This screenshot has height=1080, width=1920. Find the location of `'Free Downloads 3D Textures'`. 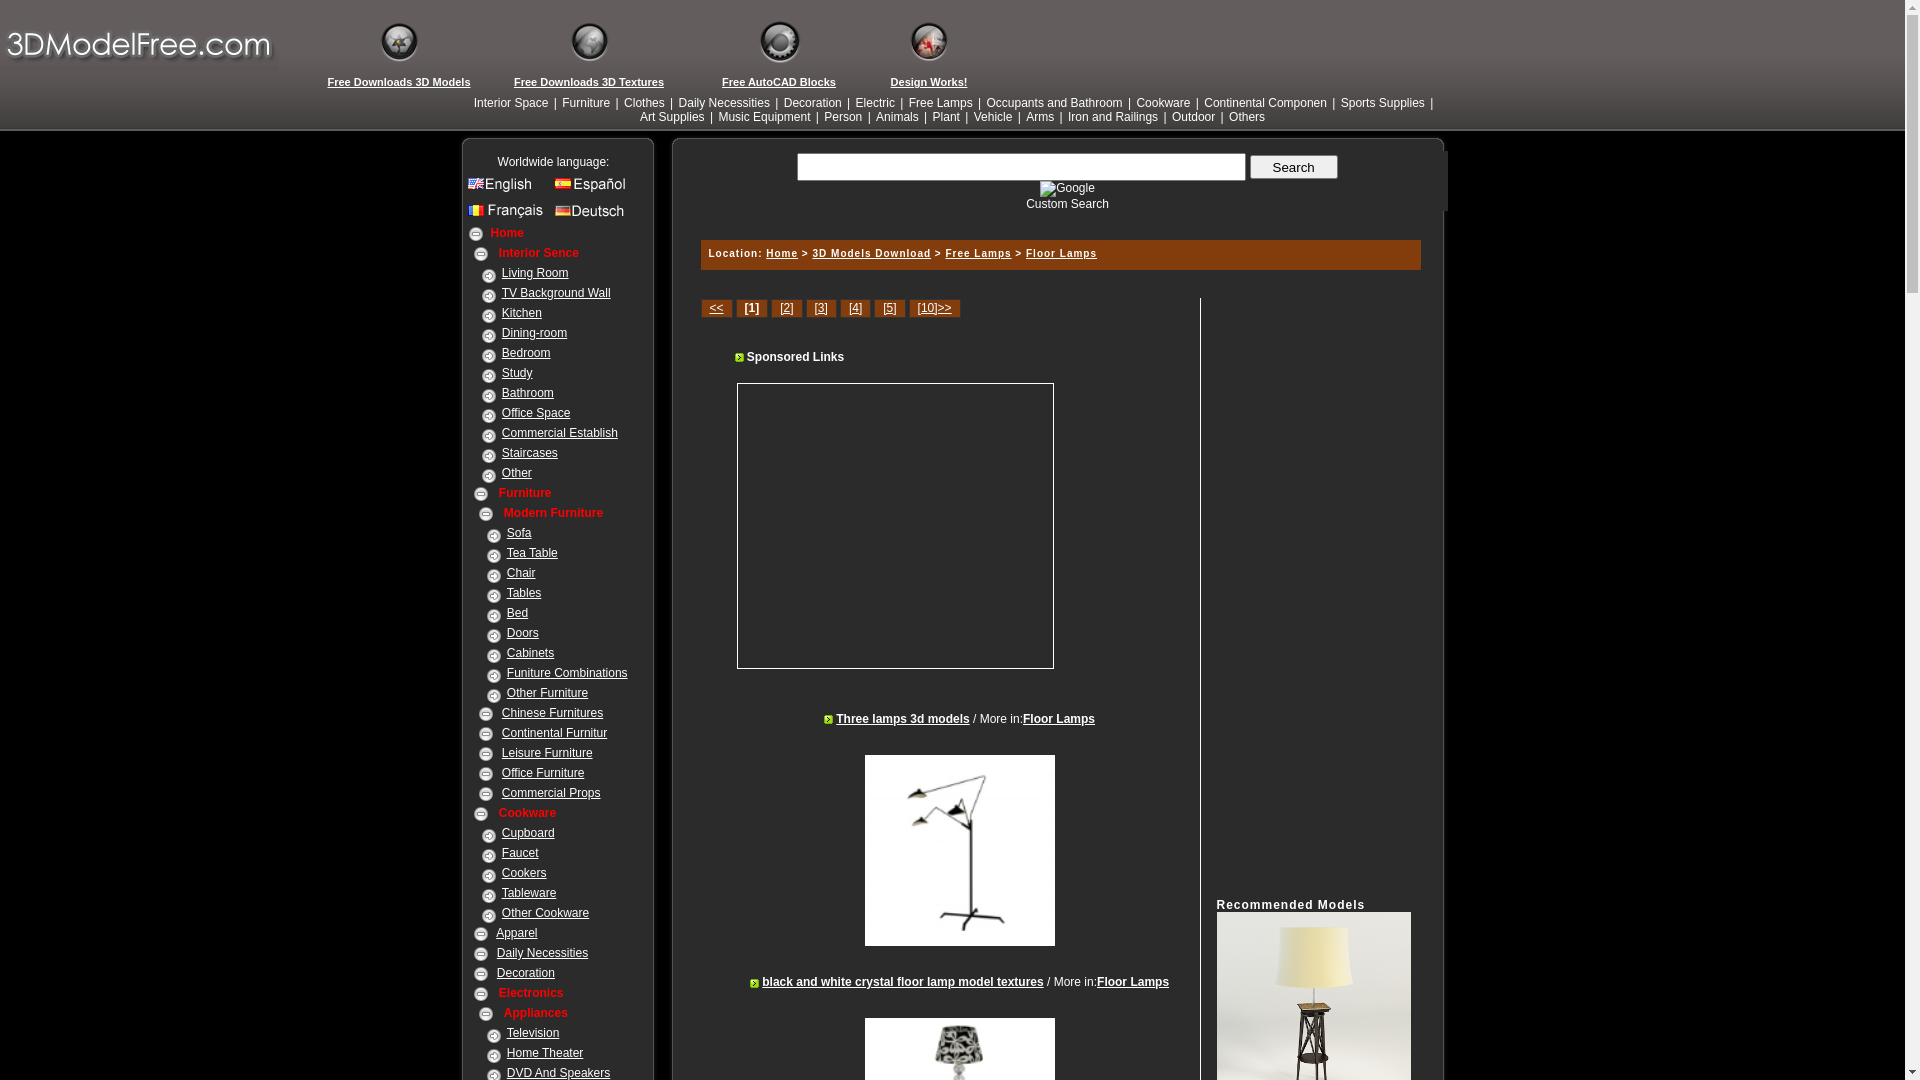

'Free Downloads 3D Textures' is located at coordinates (588, 80).